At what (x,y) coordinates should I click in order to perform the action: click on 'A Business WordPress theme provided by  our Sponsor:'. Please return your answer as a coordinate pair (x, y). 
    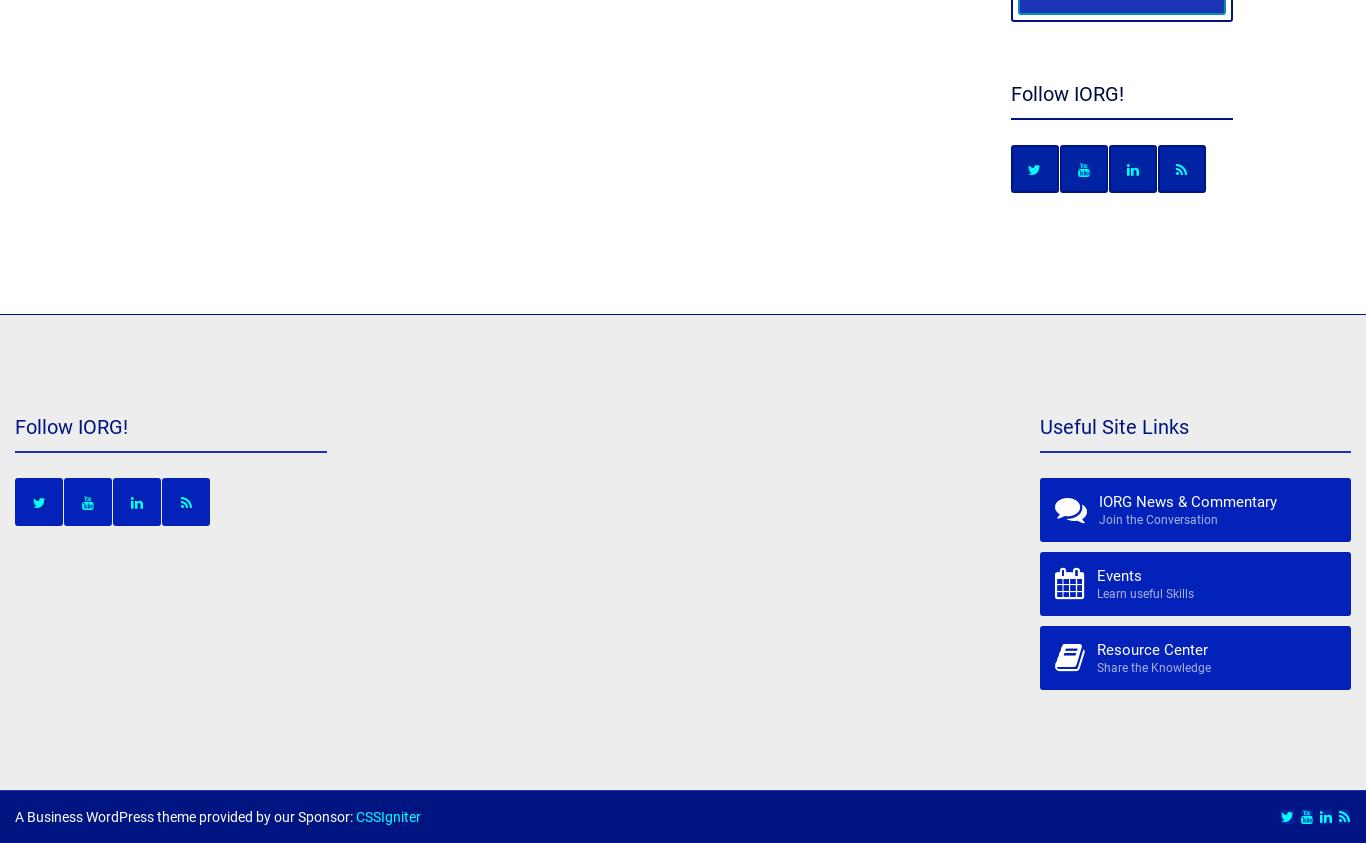
    Looking at the image, I should click on (15, 817).